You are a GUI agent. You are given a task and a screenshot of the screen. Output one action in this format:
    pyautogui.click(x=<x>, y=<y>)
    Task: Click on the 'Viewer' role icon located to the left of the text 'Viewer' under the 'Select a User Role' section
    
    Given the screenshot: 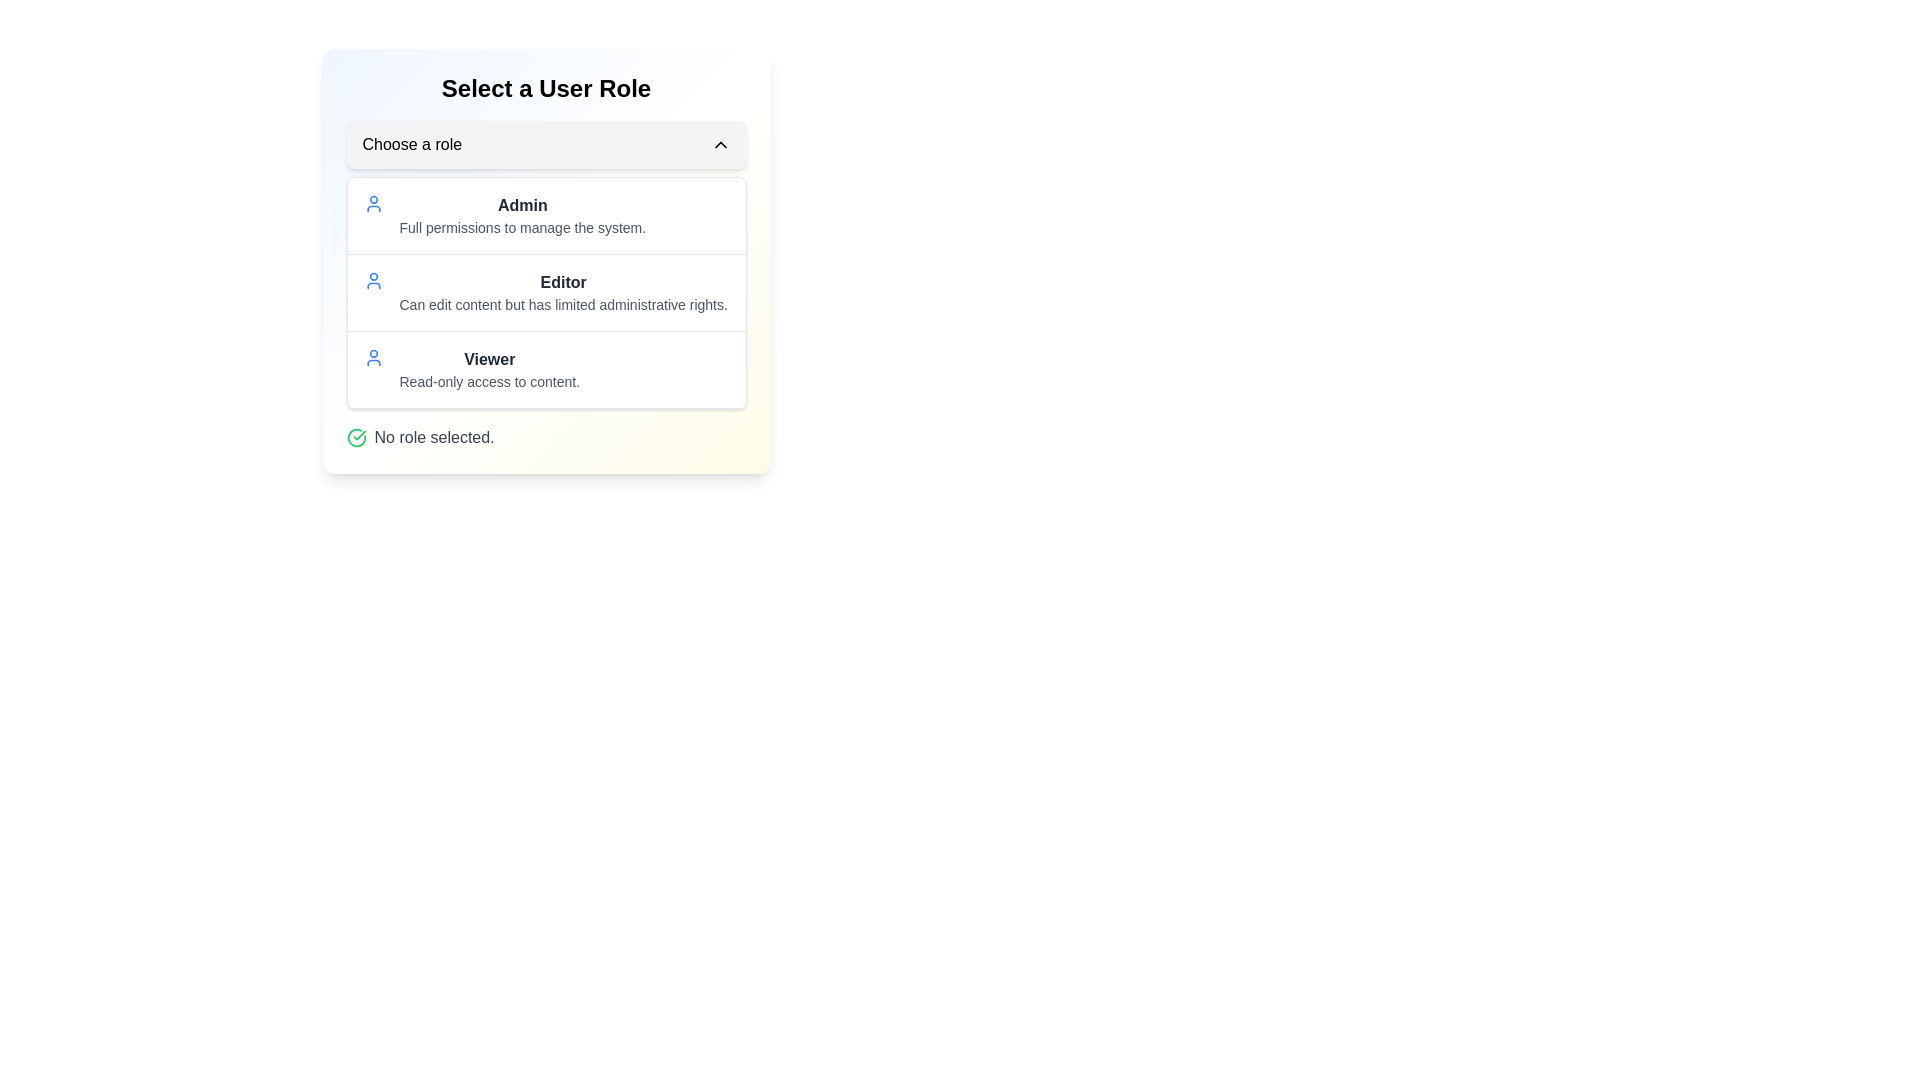 What is the action you would take?
    pyautogui.click(x=373, y=357)
    